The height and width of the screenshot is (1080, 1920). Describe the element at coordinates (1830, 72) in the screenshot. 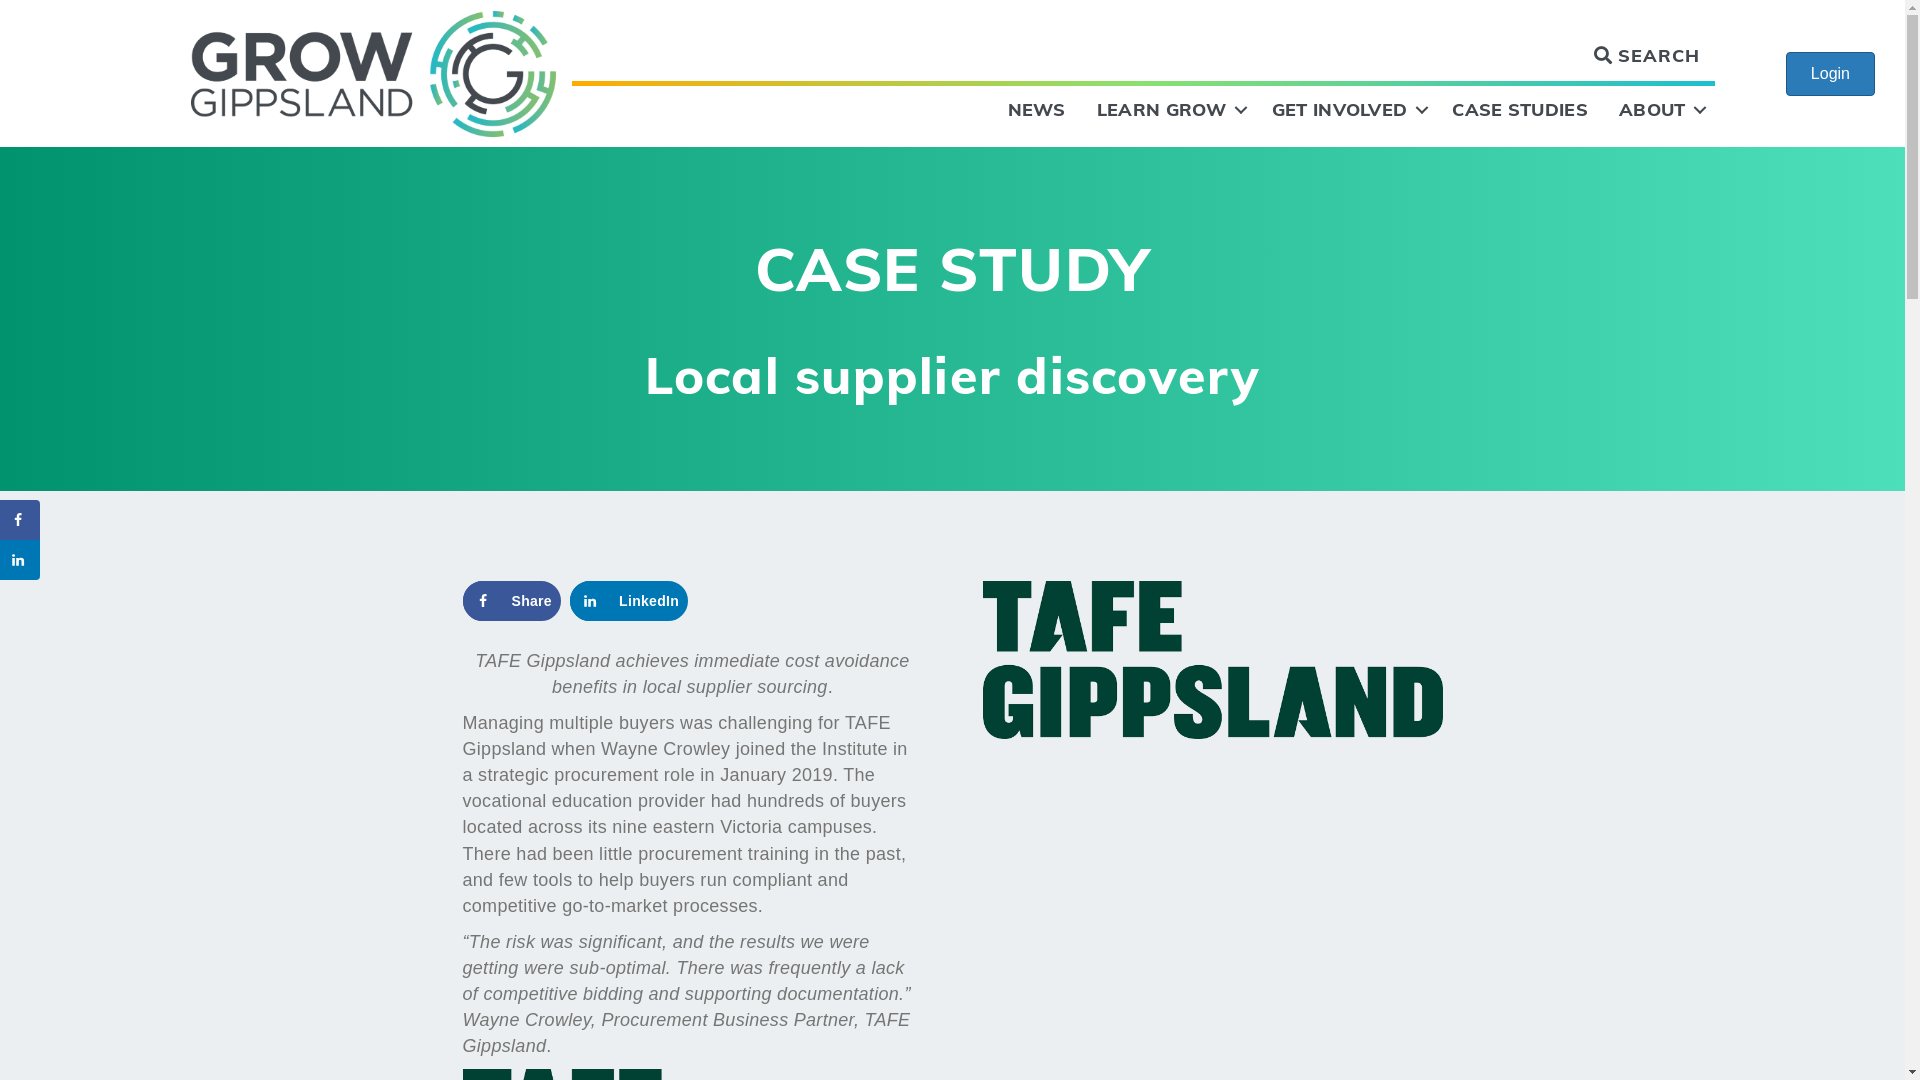

I see `'Login'` at that location.